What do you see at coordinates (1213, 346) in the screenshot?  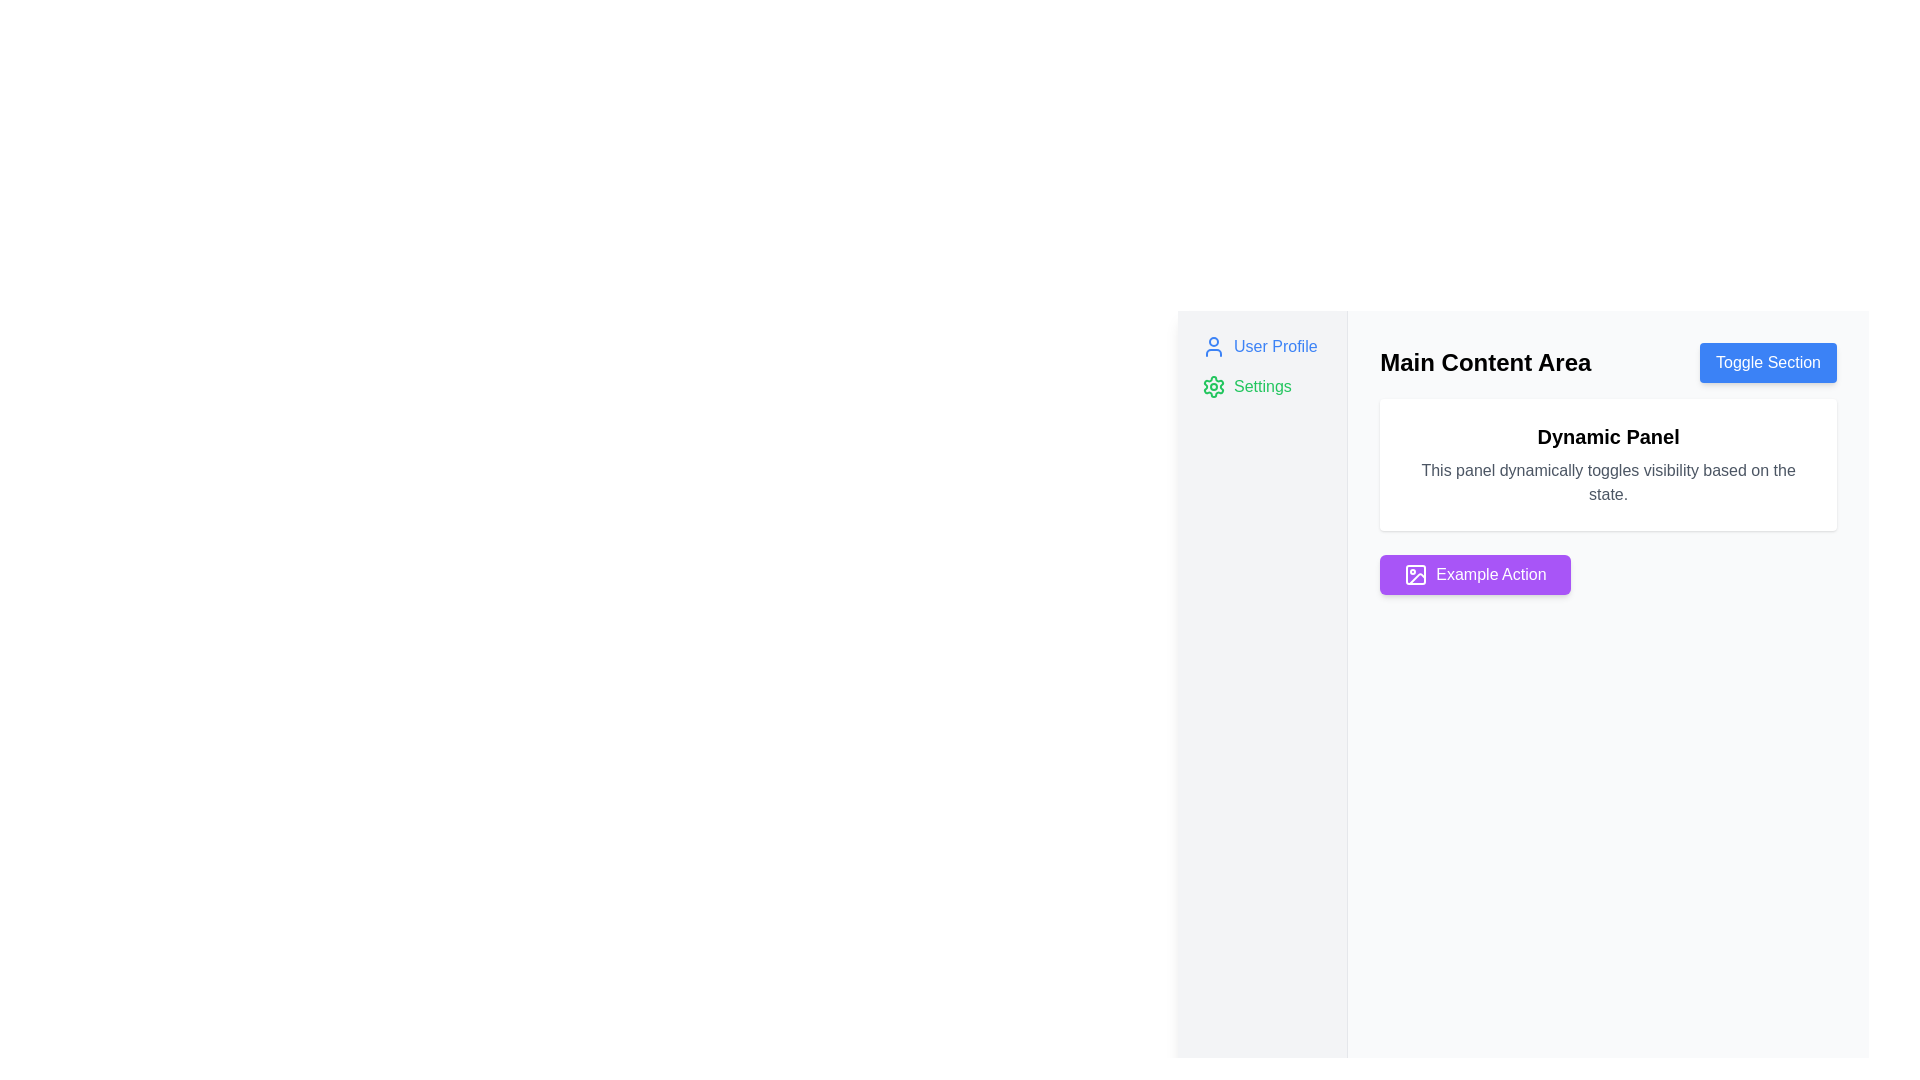 I see `the 'User Profile' icon located at the top left of the side menu, adjacent to the text 'User Profile'` at bounding box center [1213, 346].